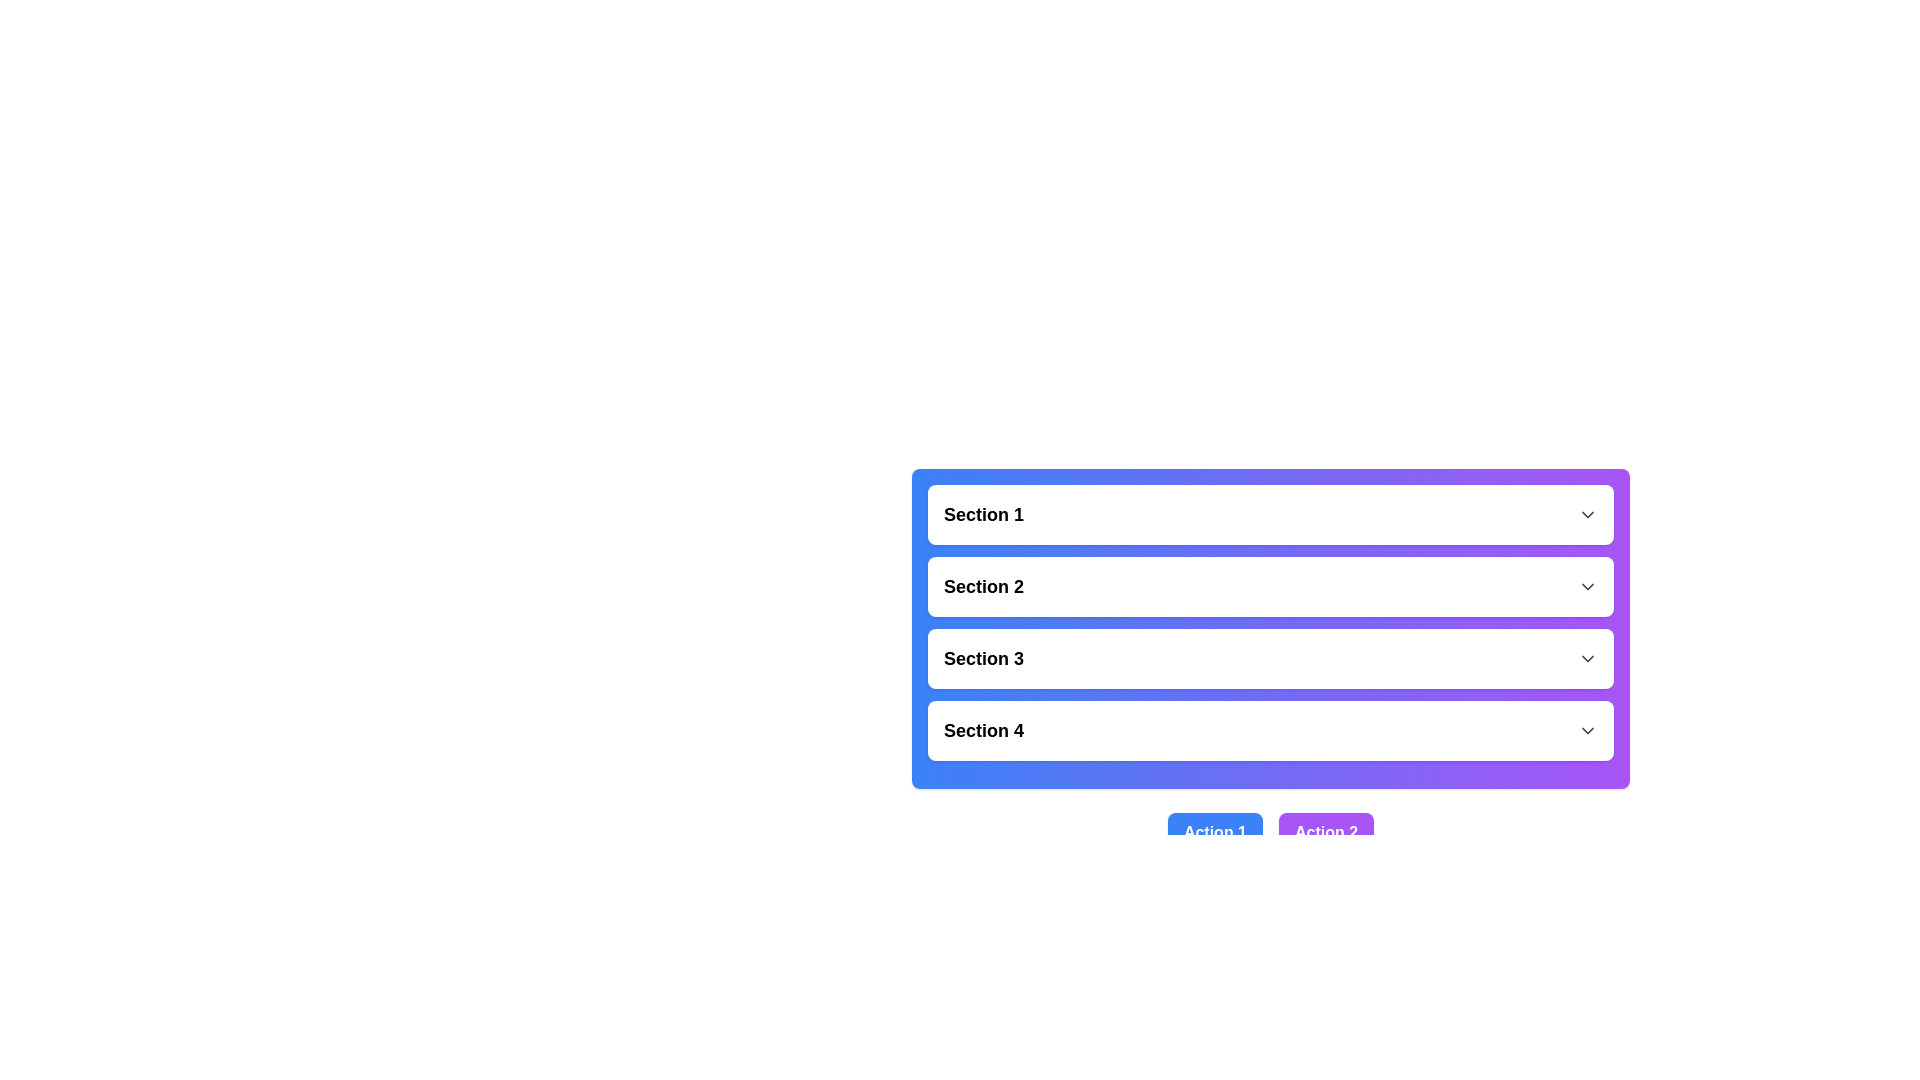 This screenshot has width=1920, height=1080. I want to click on the expandable list item labeled 'Section 4', so click(1270, 731).